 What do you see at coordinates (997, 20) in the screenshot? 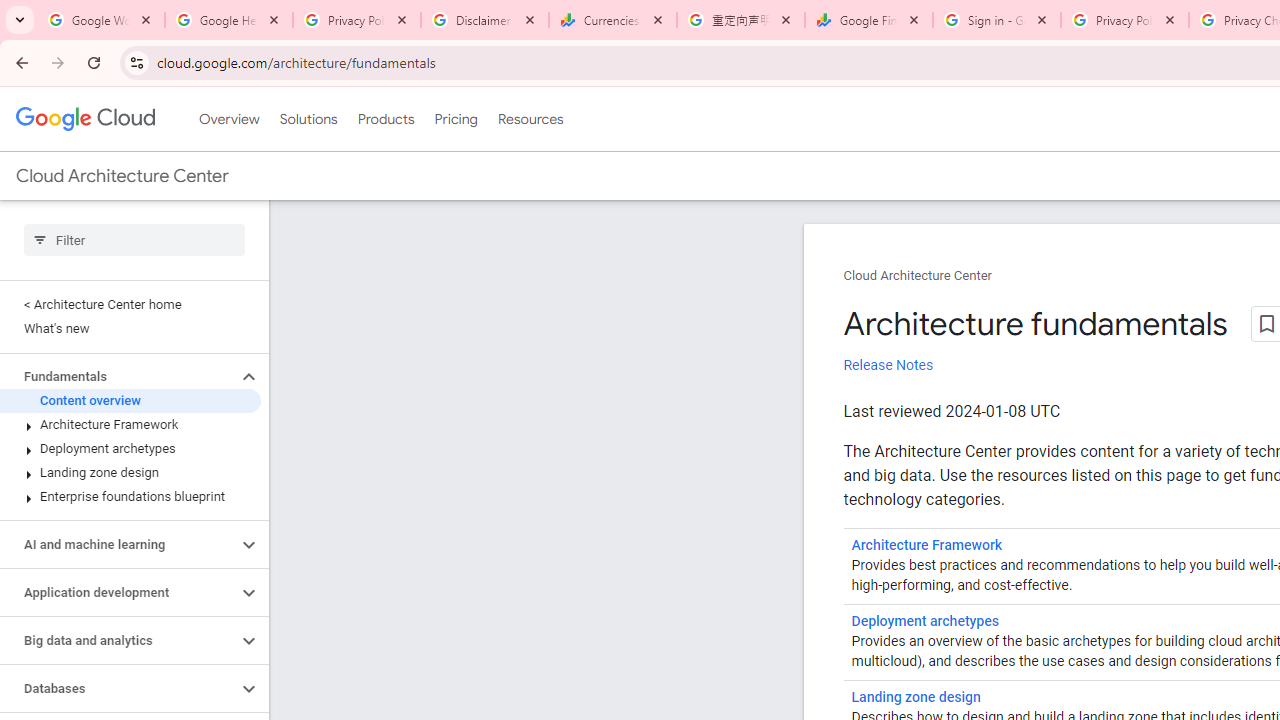
I see `'Sign in - Google Accounts'` at bounding box center [997, 20].